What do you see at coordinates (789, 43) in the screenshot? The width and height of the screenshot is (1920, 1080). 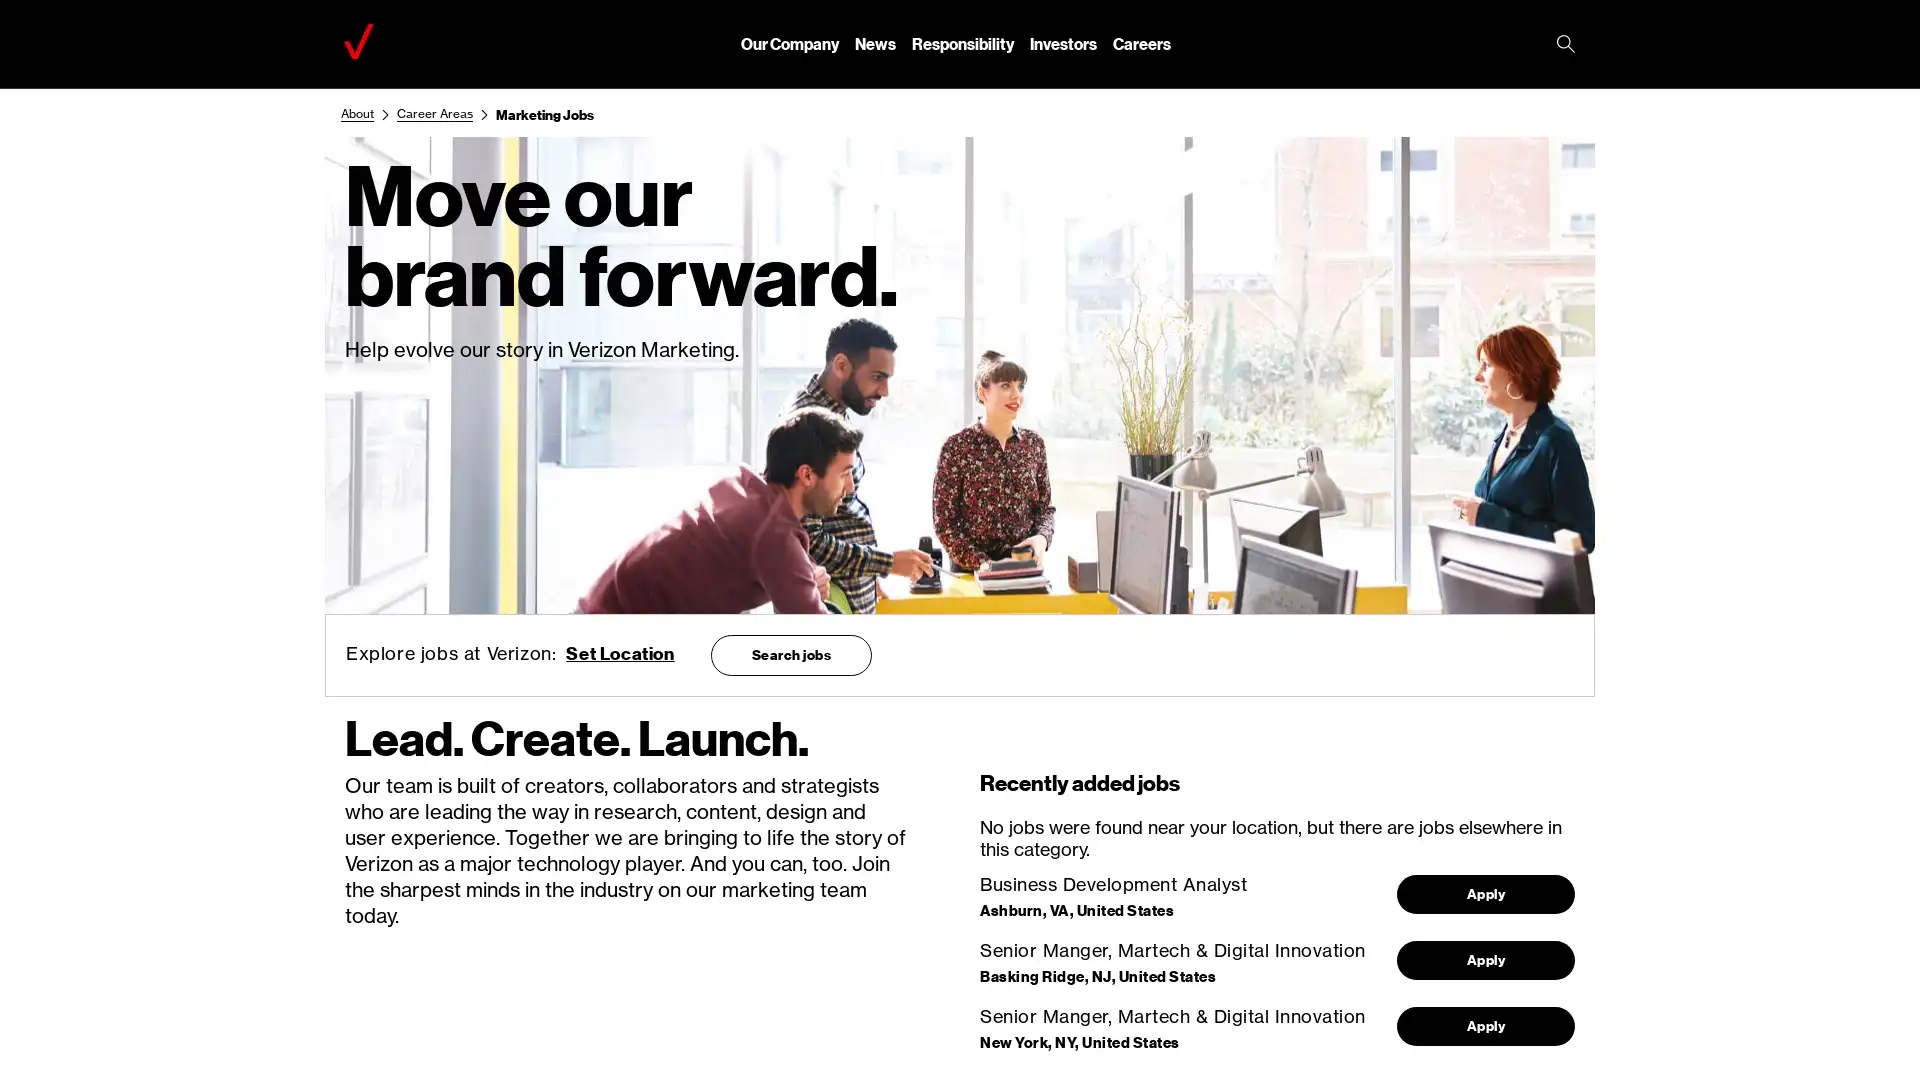 I see `Our Company Menu List` at bounding box center [789, 43].